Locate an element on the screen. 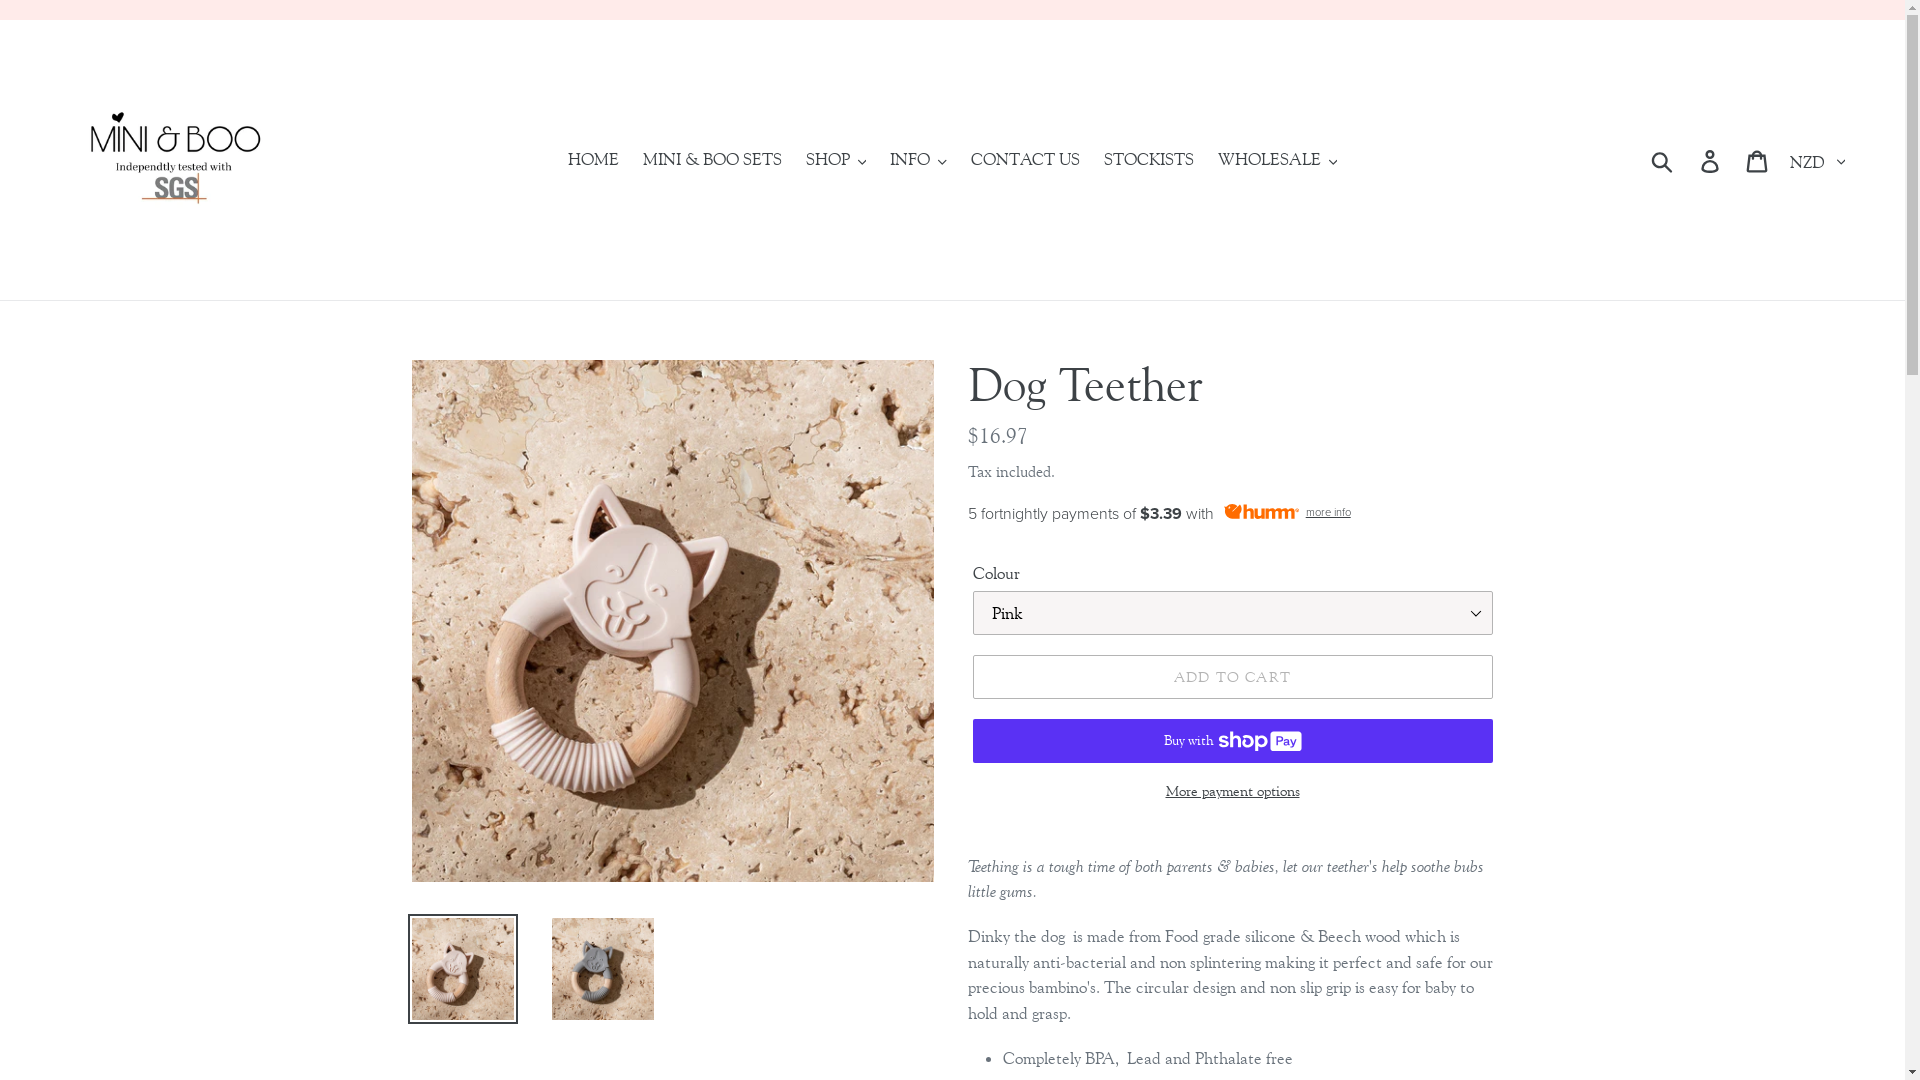 The image size is (1920, 1080). 'MINI & BOO SETS' is located at coordinates (712, 158).